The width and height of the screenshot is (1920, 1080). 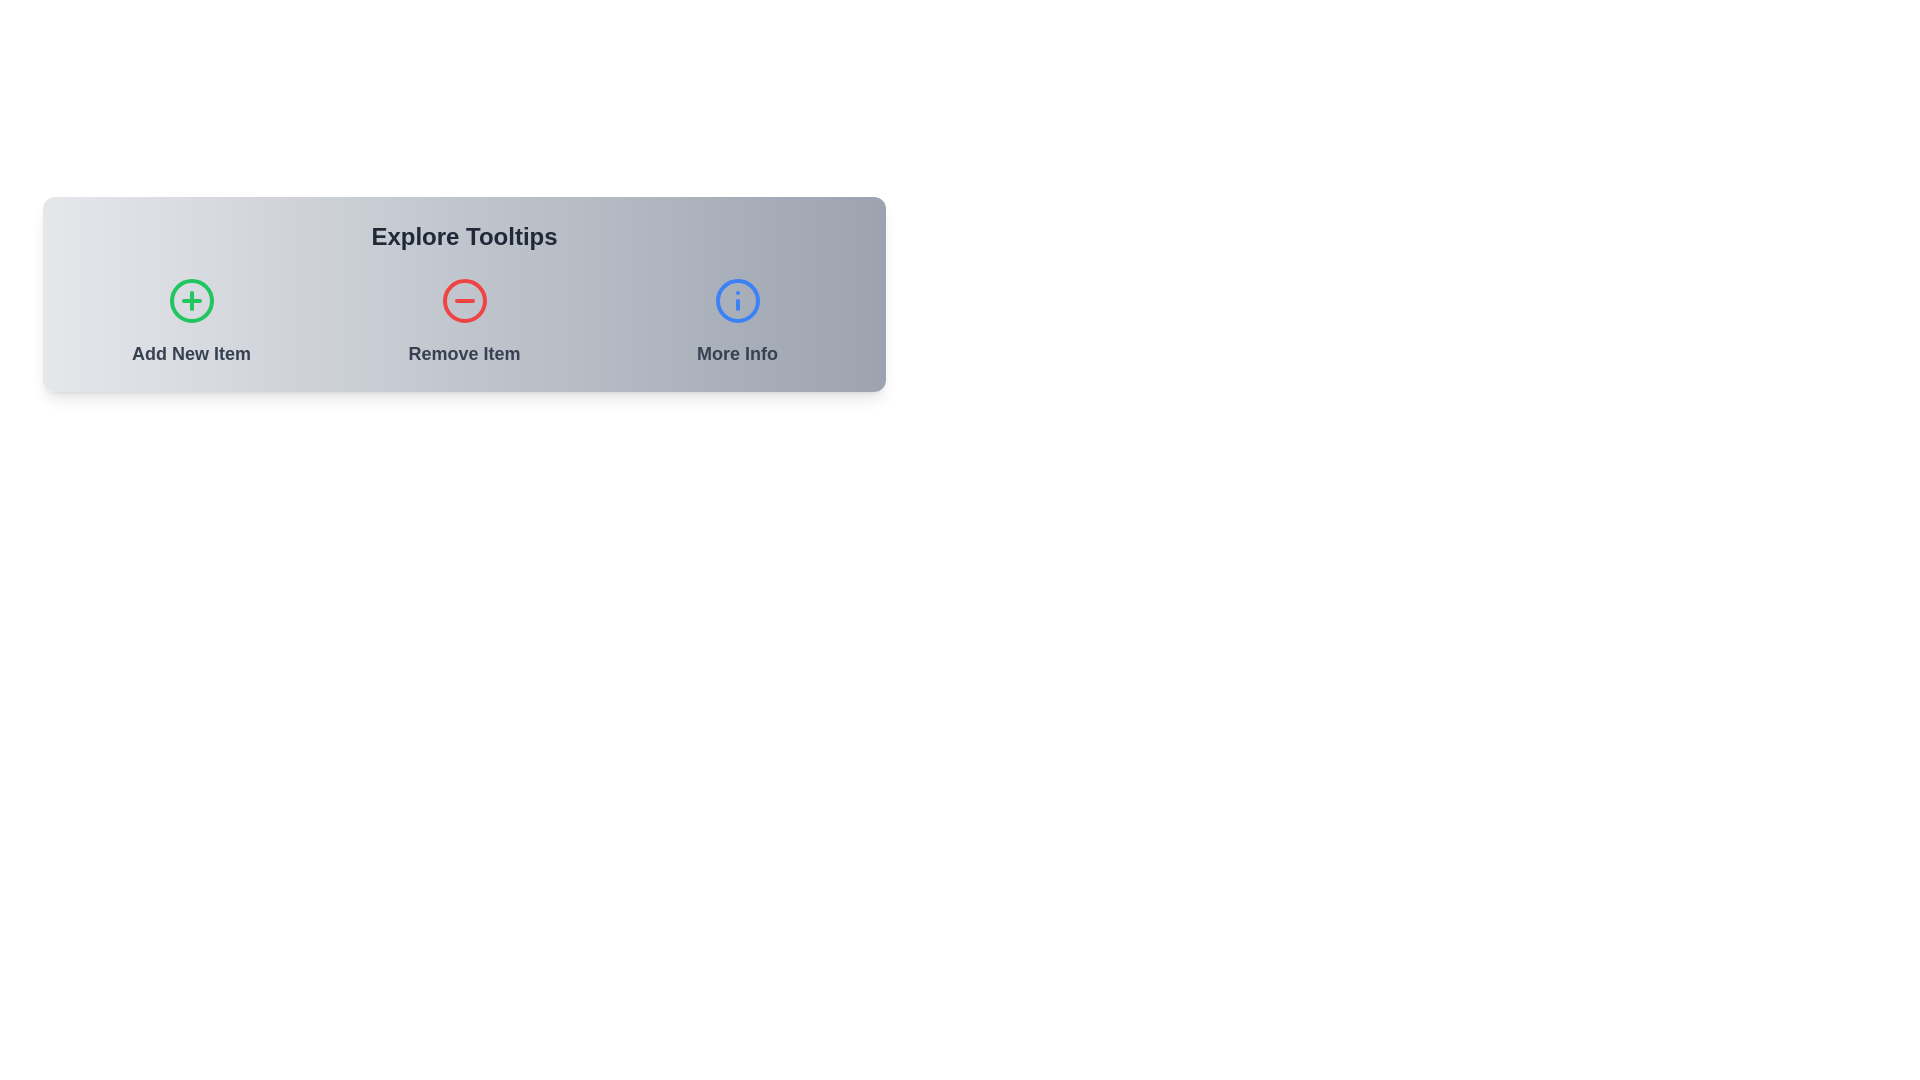 What do you see at coordinates (463, 321) in the screenshot?
I see `the 'Remove Item' button, which is centrally located between the 'Add New Item' button and the 'More Info' button` at bounding box center [463, 321].